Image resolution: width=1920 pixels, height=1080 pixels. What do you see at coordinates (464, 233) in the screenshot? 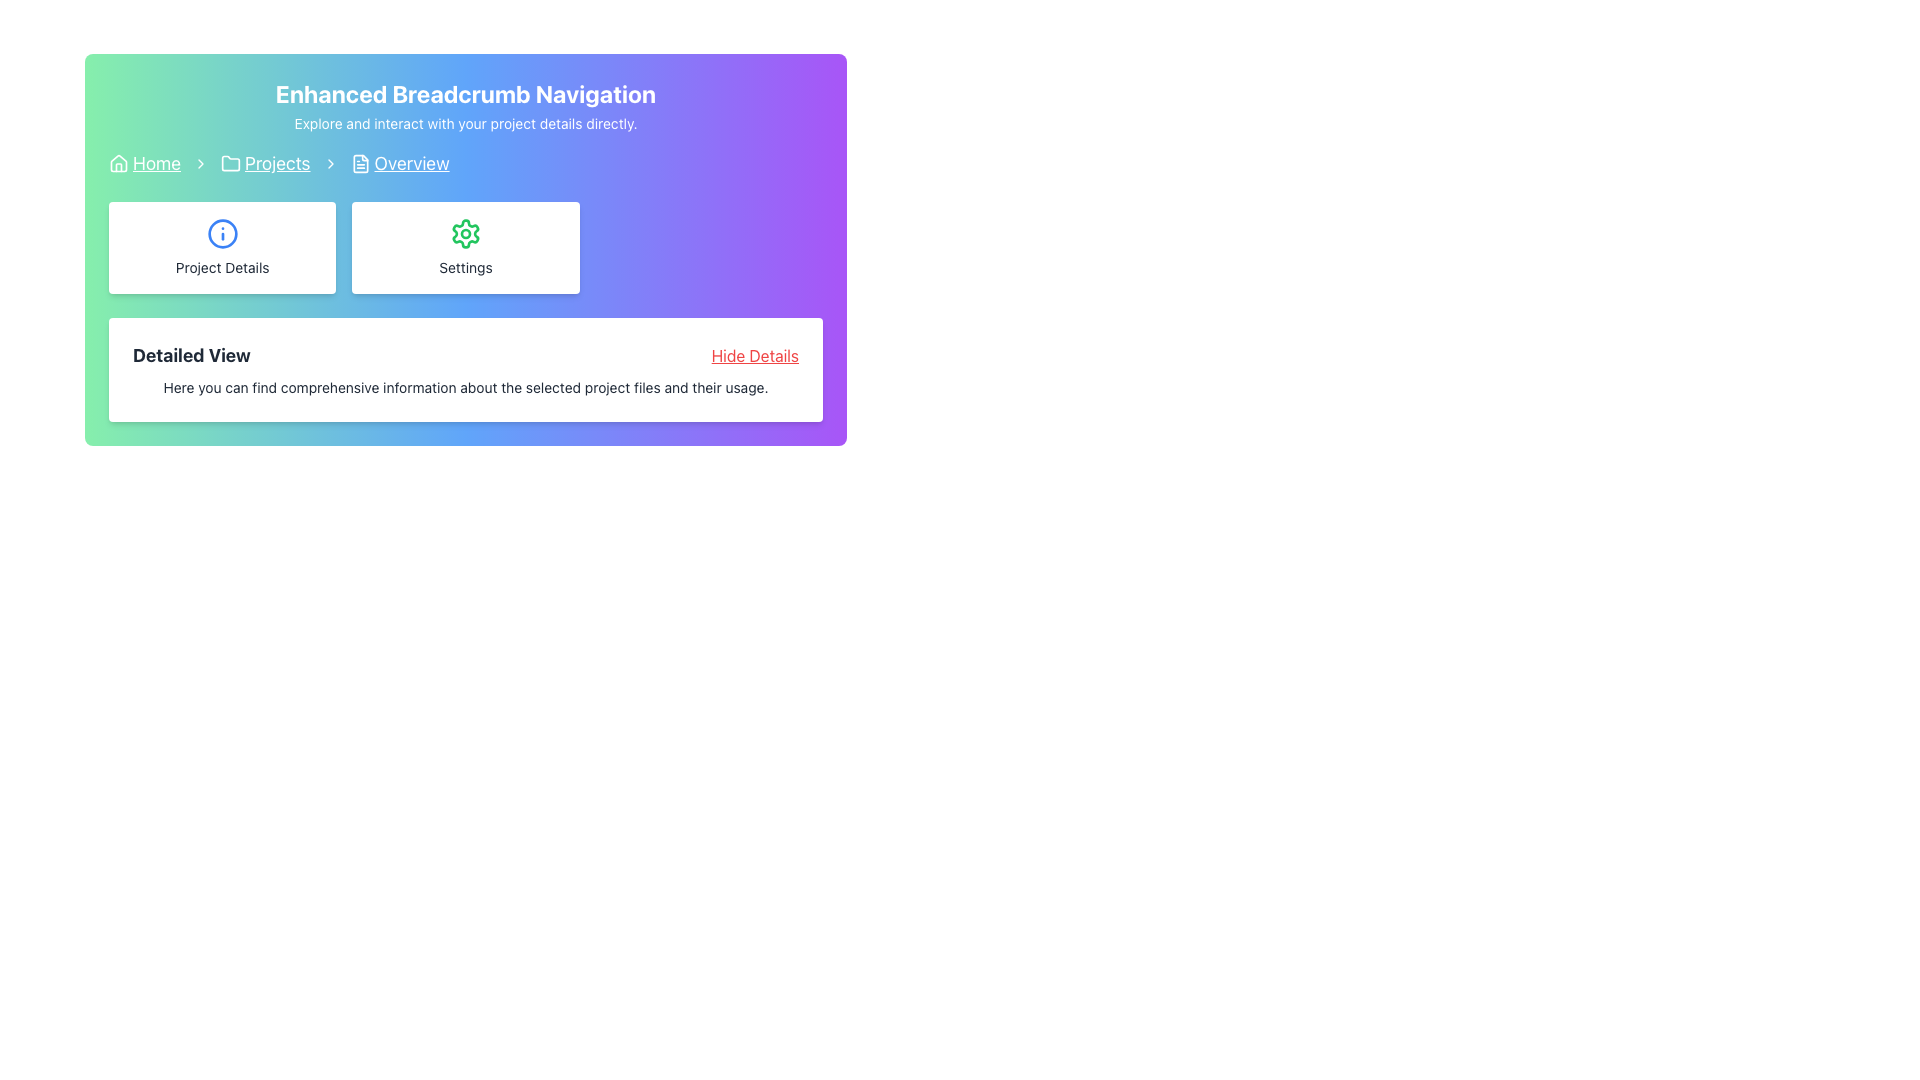
I see `the cogwheel-shaped settings icon with a green outline and white interior, which is located in the settings box prominently in the interface` at bounding box center [464, 233].